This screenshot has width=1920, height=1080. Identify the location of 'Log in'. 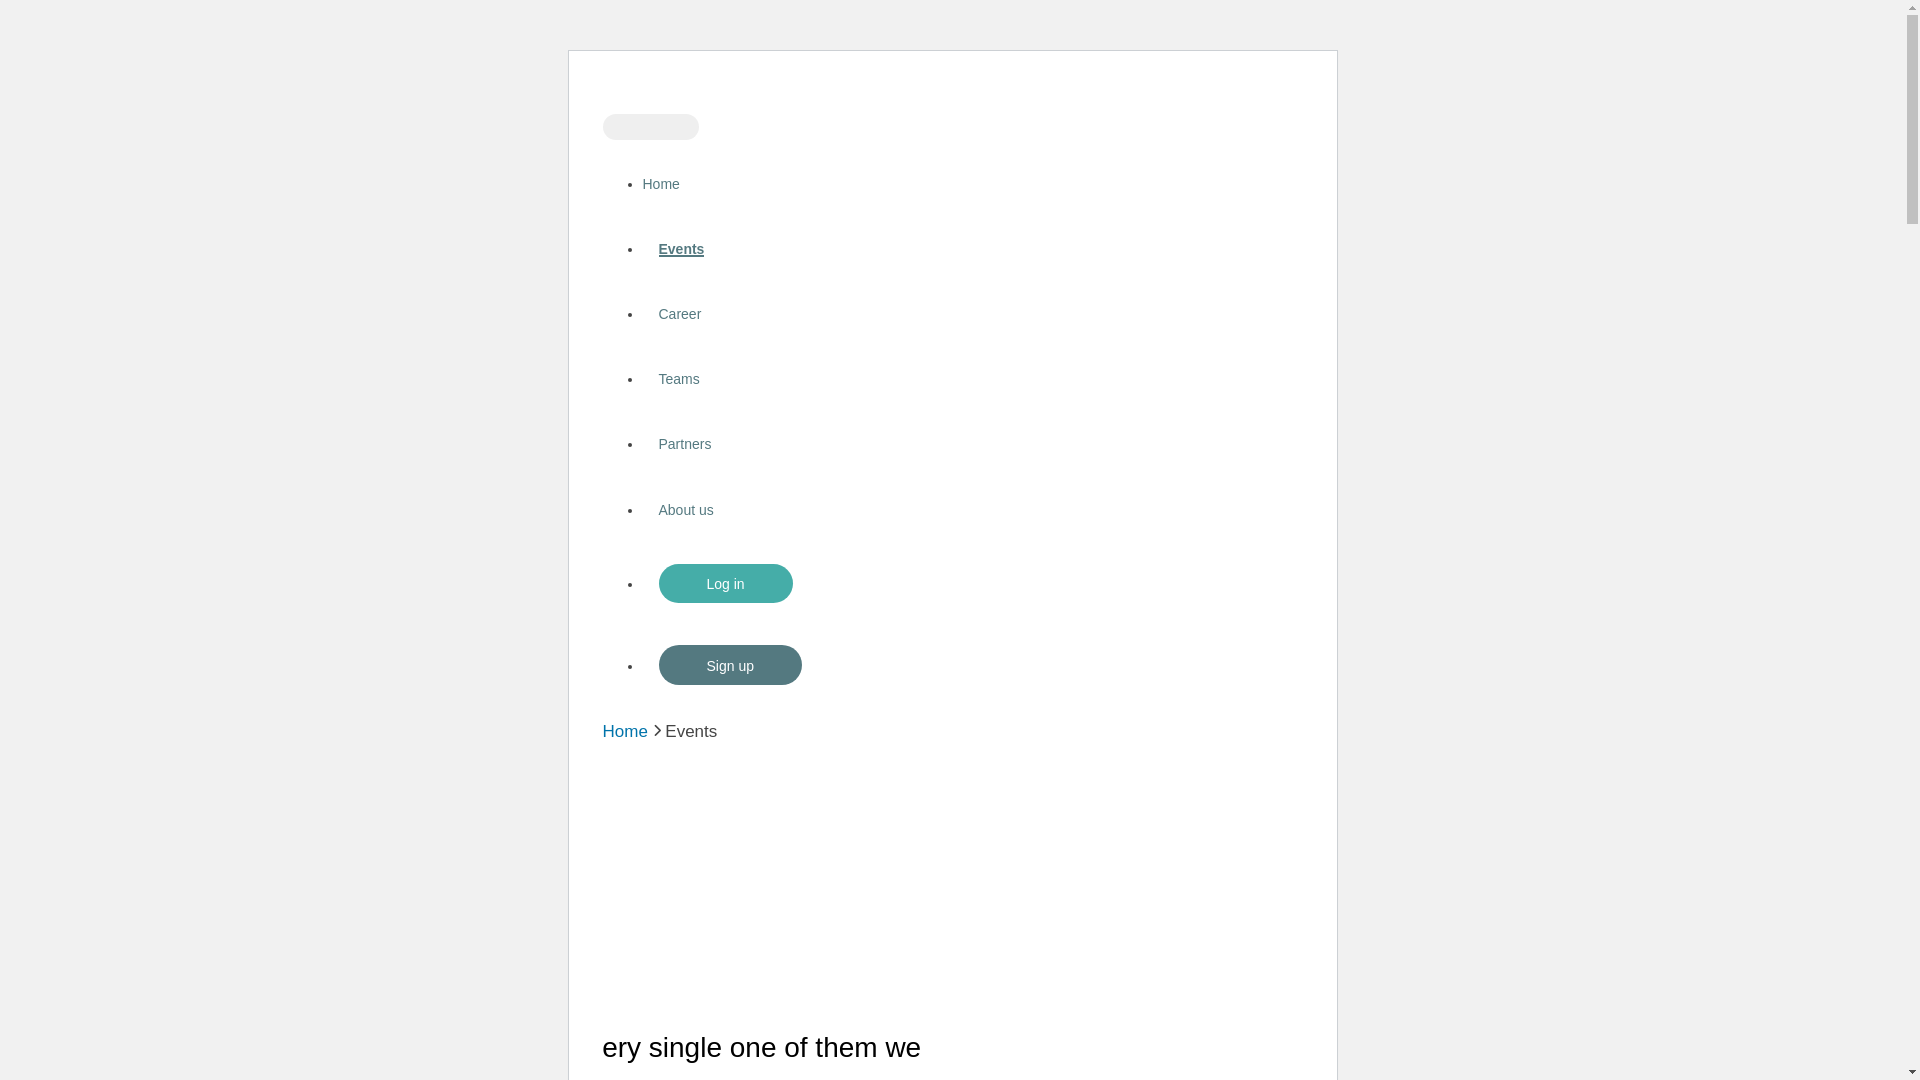
(723, 583).